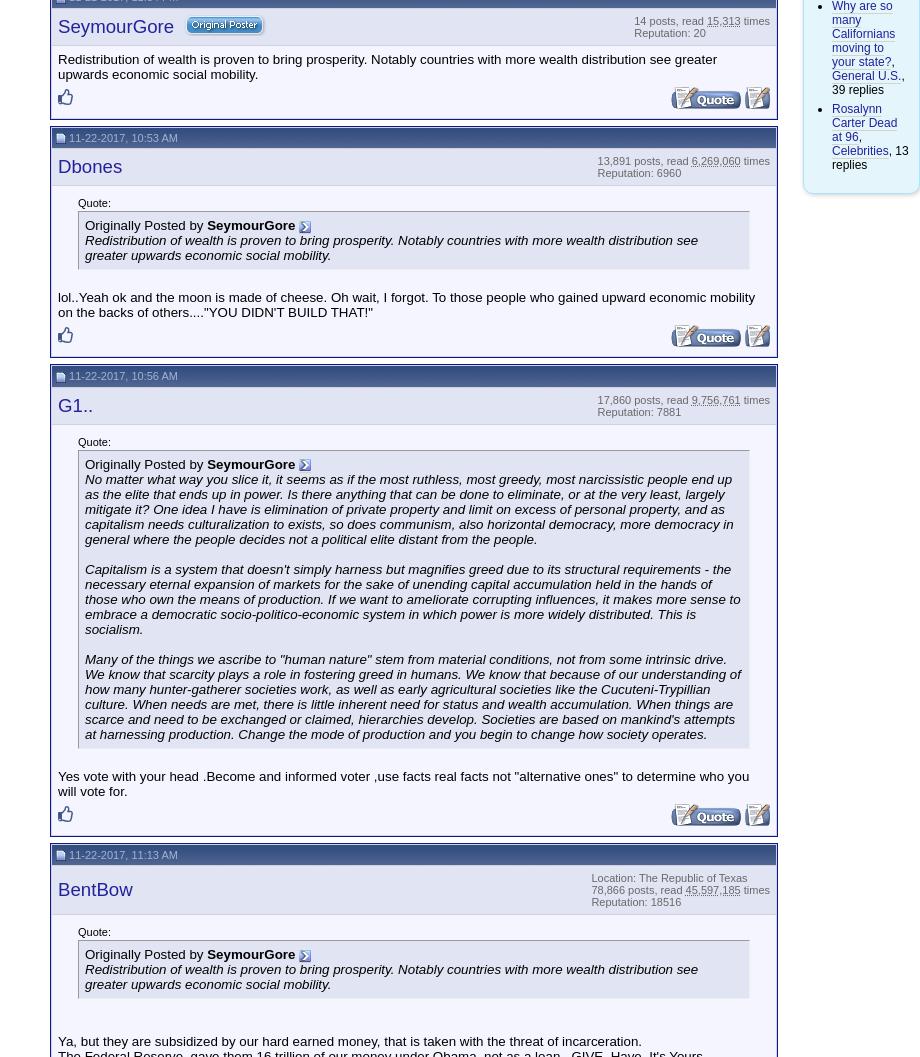 This screenshot has width=920, height=1057. I want to click on 'Yes vote with your head .Become and informed voter ,use facts real facts not "alternative ones" to determine who you will vote for.', so click(402, 783).